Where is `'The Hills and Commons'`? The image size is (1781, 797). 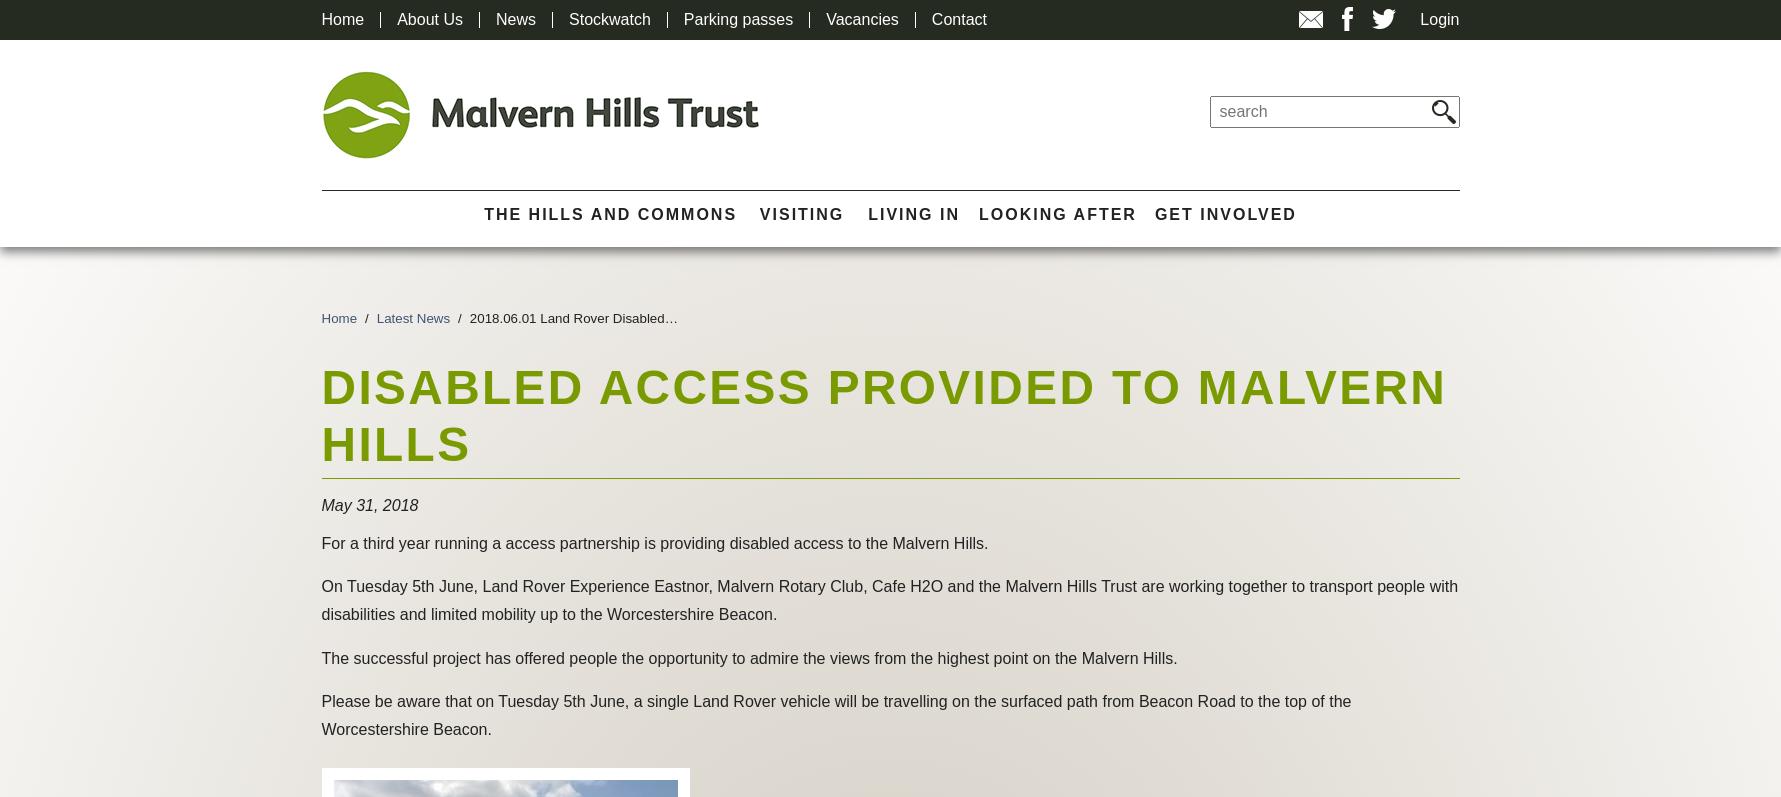 'The Hills and Commons' is located at coordinates (609, 213).